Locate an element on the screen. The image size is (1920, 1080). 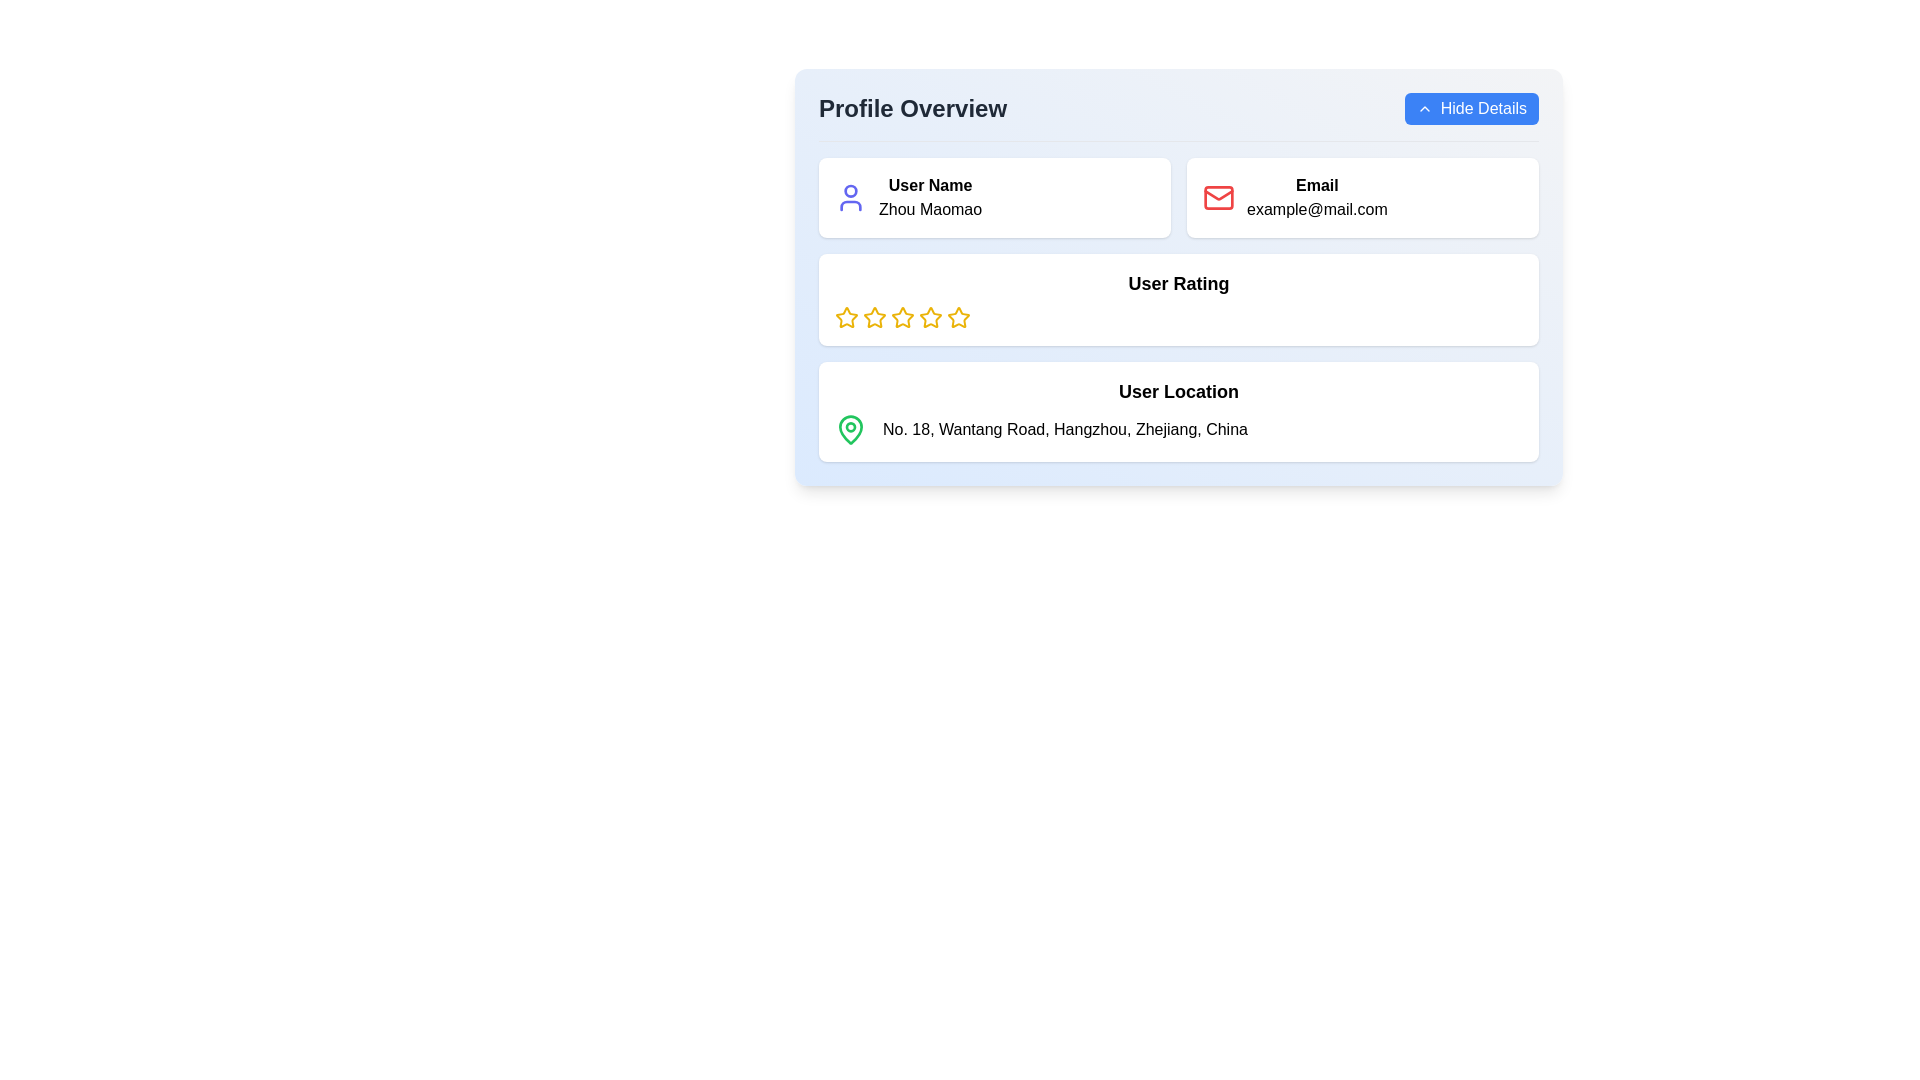
the 'User Rating' text label, which is styled in bold and positioned above the star icons is located at coordinates (1179, 284).